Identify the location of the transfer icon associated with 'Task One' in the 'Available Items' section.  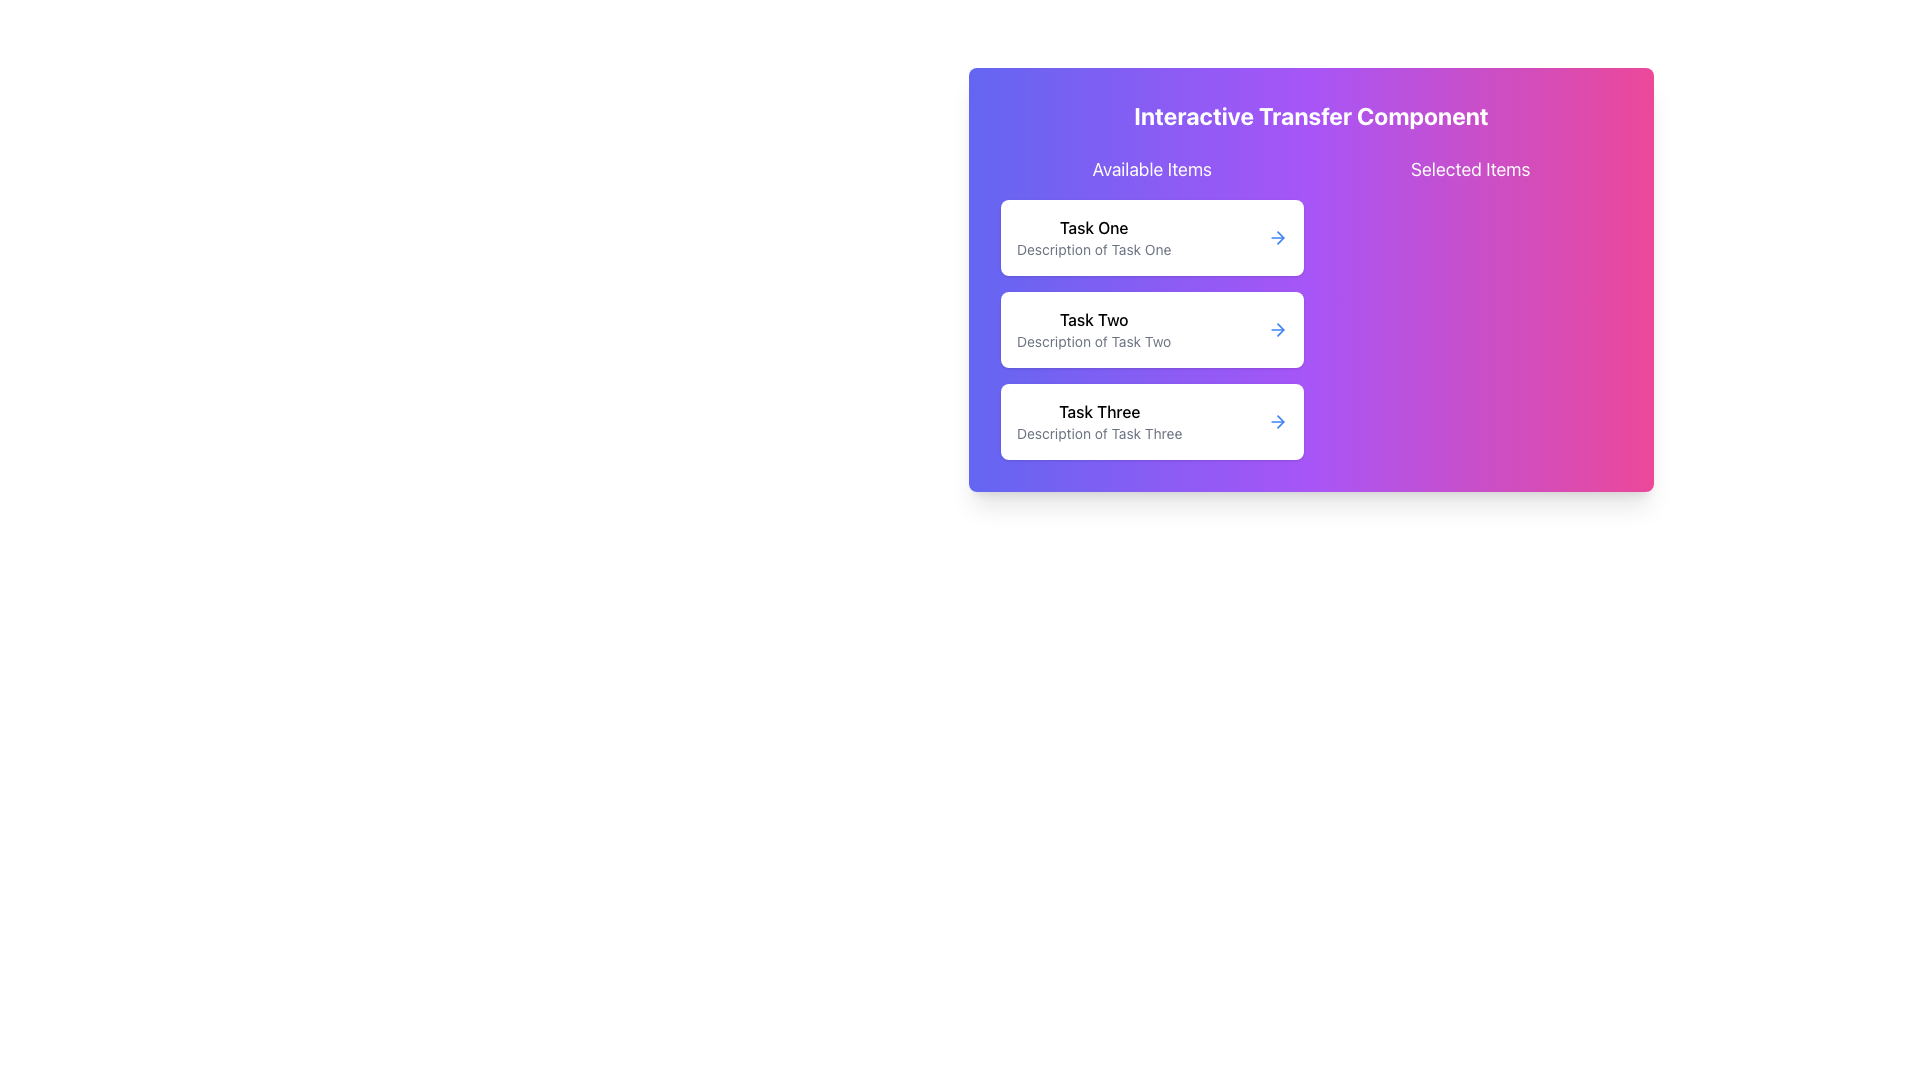
(1276, 237).